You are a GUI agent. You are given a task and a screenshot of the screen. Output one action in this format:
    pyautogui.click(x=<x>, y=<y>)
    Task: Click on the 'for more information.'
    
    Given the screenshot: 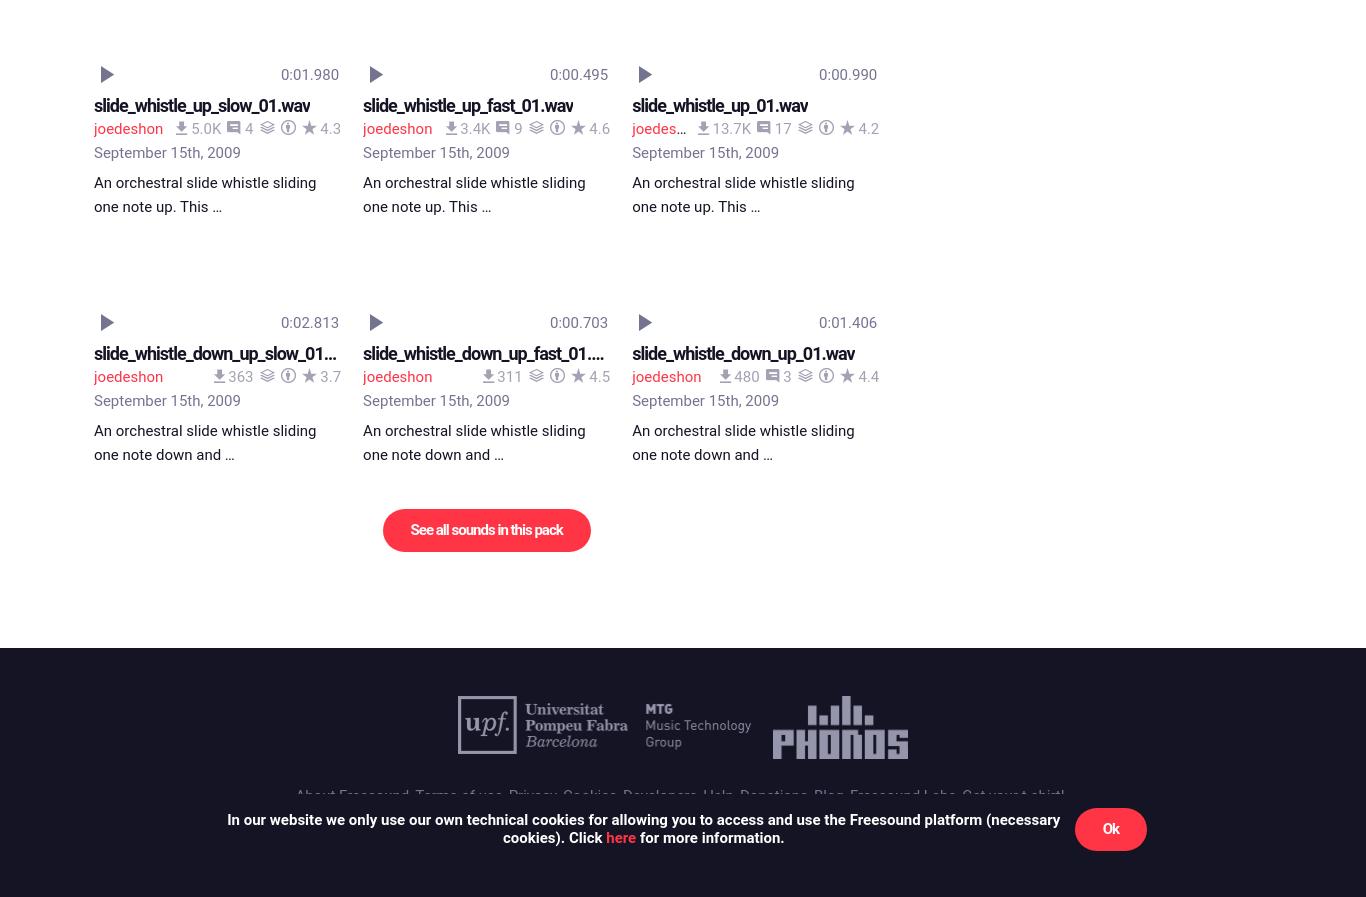 What is the action you would take?
    pyautogui.click(x=710, y=74)
    